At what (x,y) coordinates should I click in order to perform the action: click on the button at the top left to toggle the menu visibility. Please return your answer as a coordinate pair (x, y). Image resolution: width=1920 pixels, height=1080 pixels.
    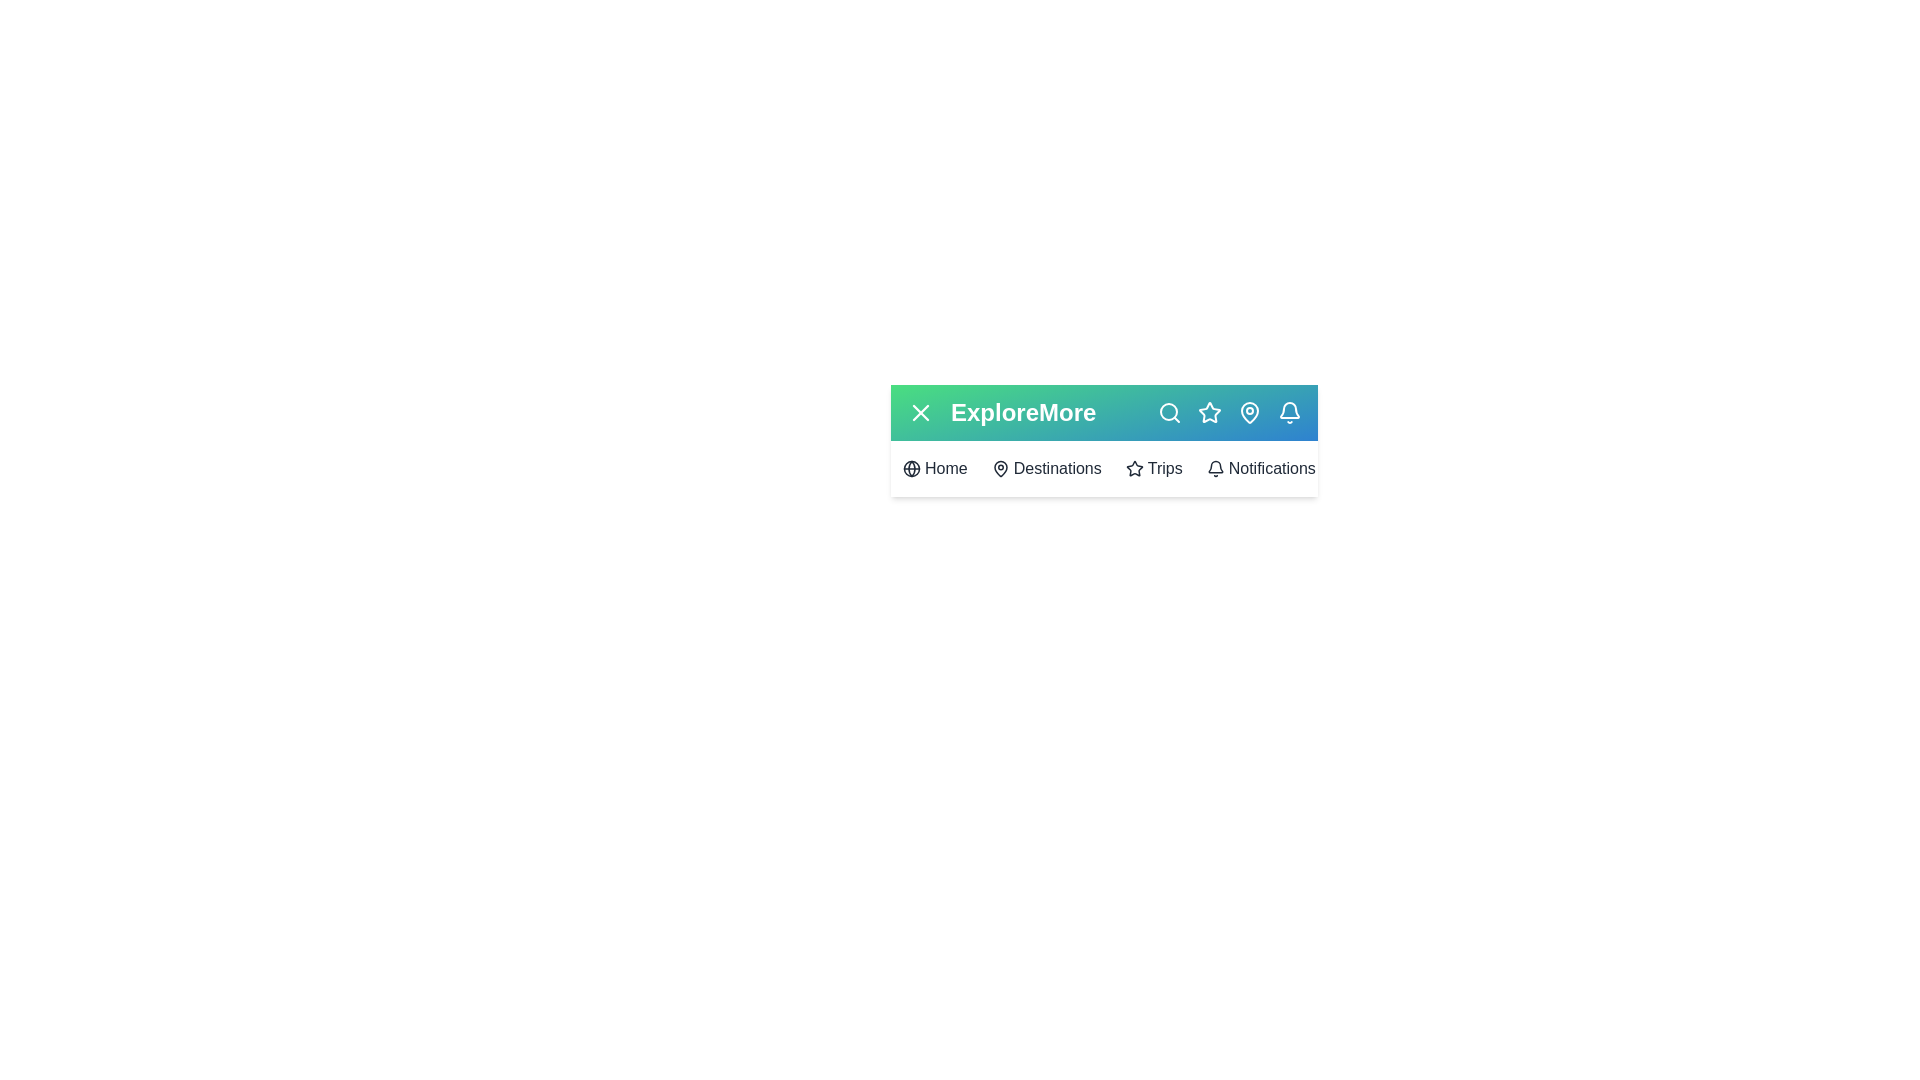
    Looking at the image, I should click on (920, 411).